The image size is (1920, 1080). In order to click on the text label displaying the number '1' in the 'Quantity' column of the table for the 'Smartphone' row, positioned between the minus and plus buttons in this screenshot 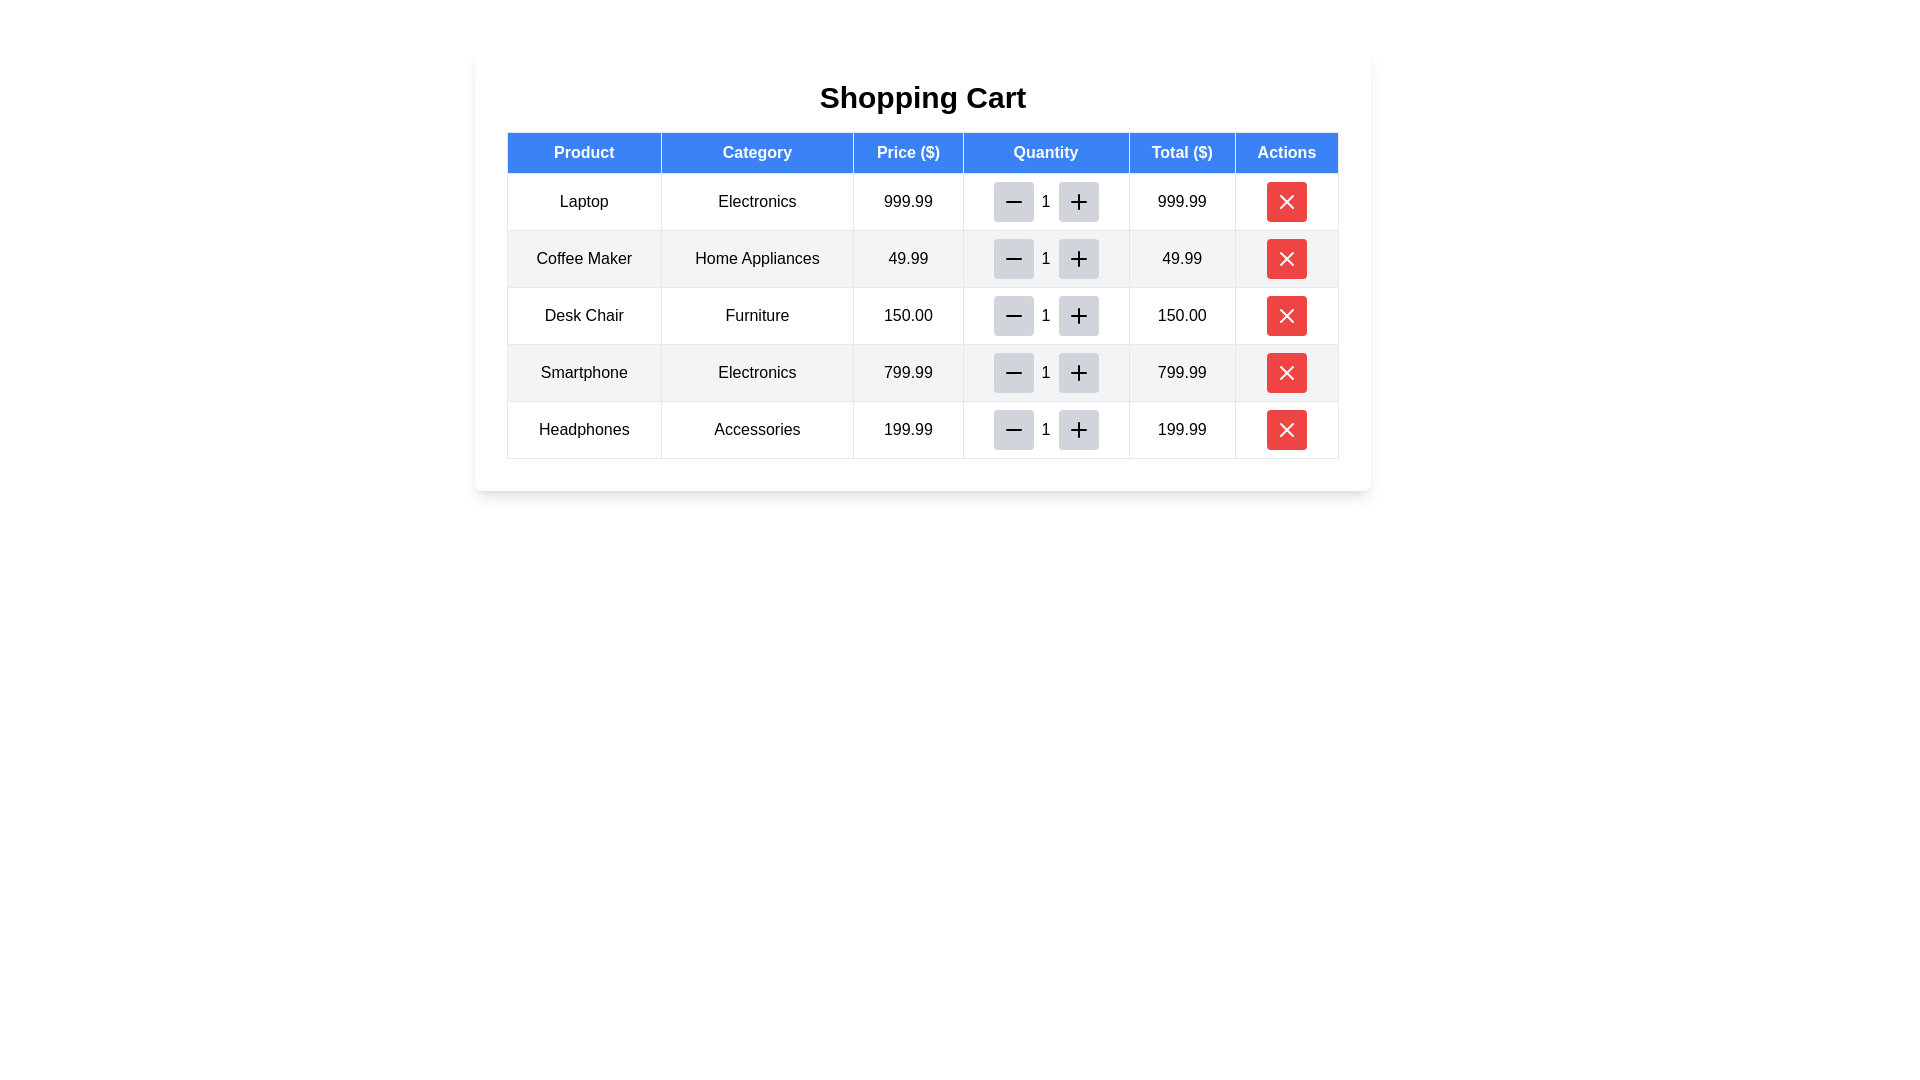, I will do `click(1045, 373)`.